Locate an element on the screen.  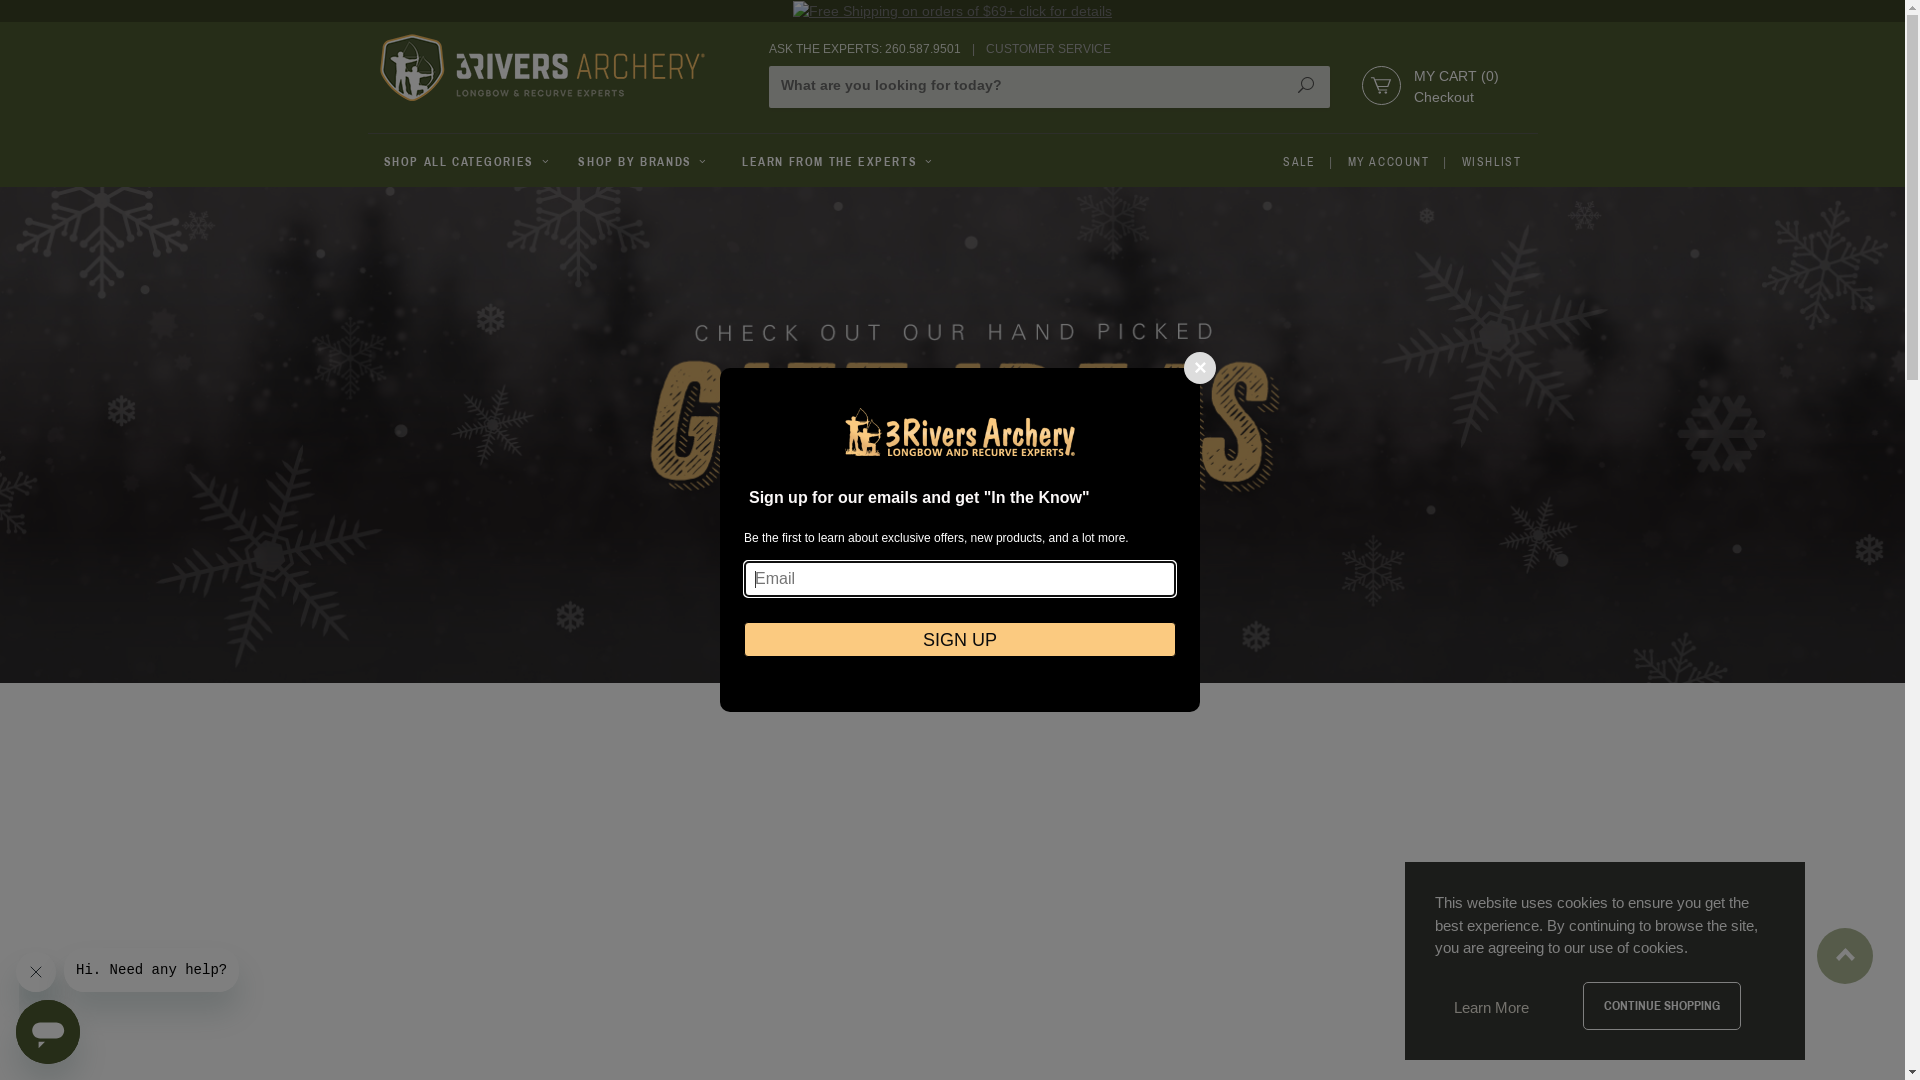
'Back to Top' is located at coordinates (1843, 955).